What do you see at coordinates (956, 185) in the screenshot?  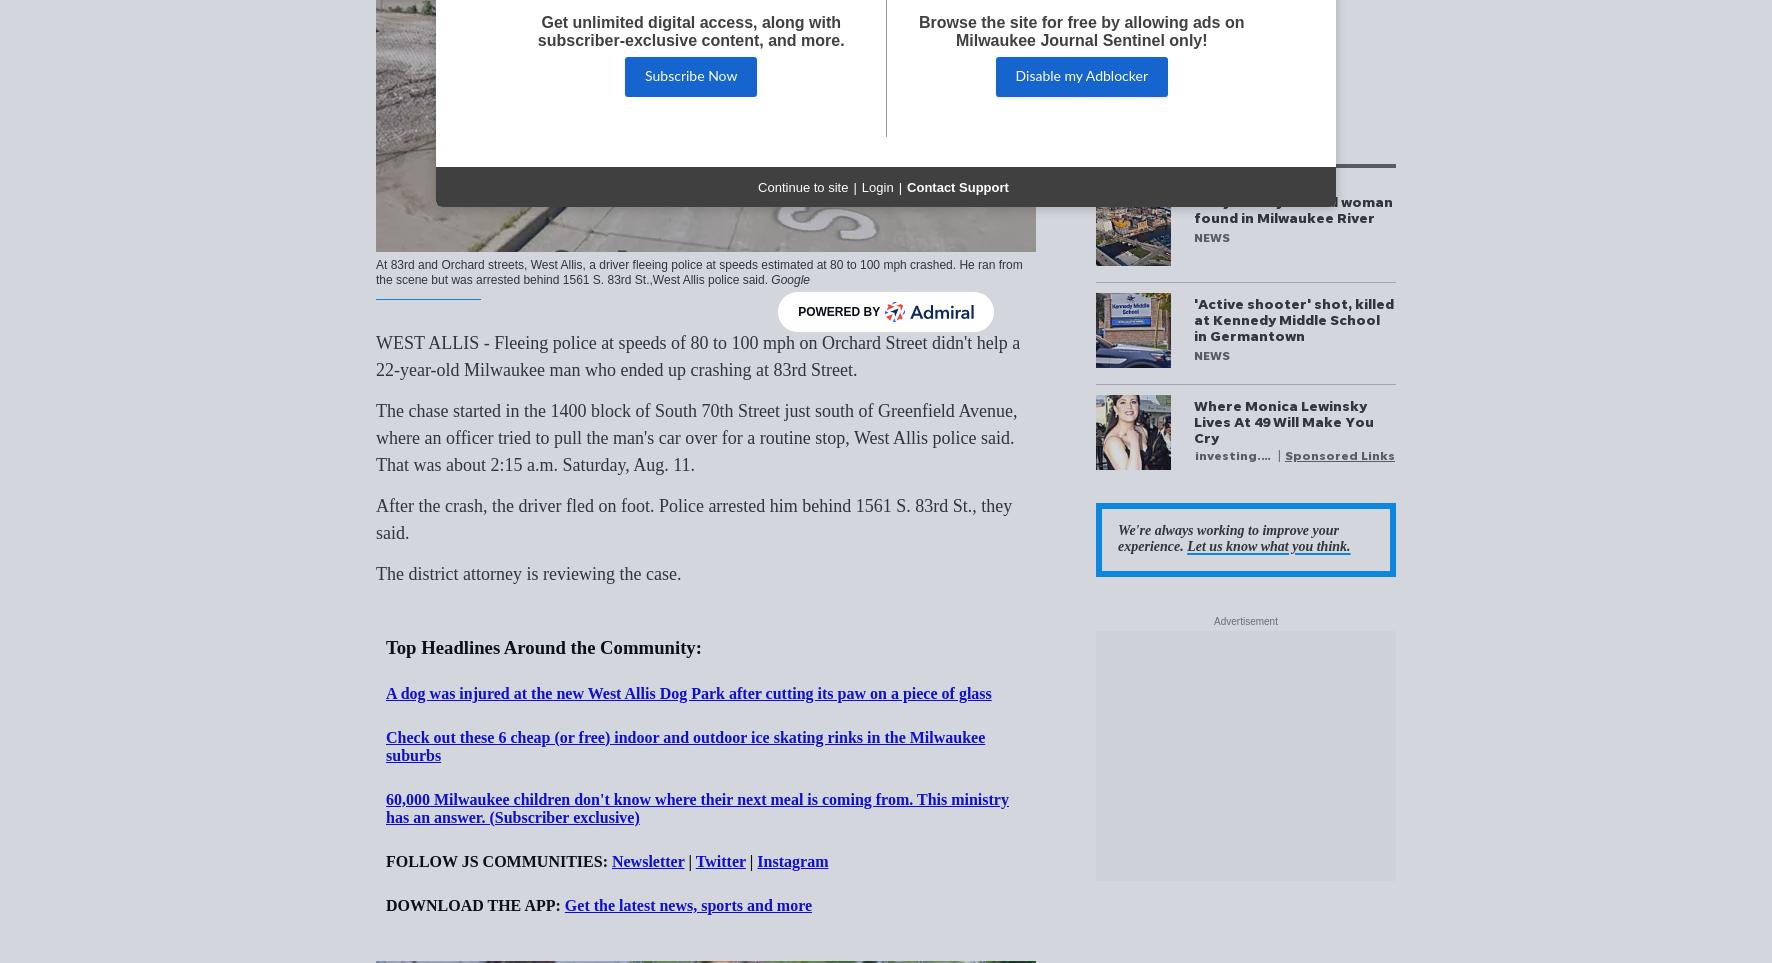 I see `'Contact Support'` at bounding box center [956, 185].